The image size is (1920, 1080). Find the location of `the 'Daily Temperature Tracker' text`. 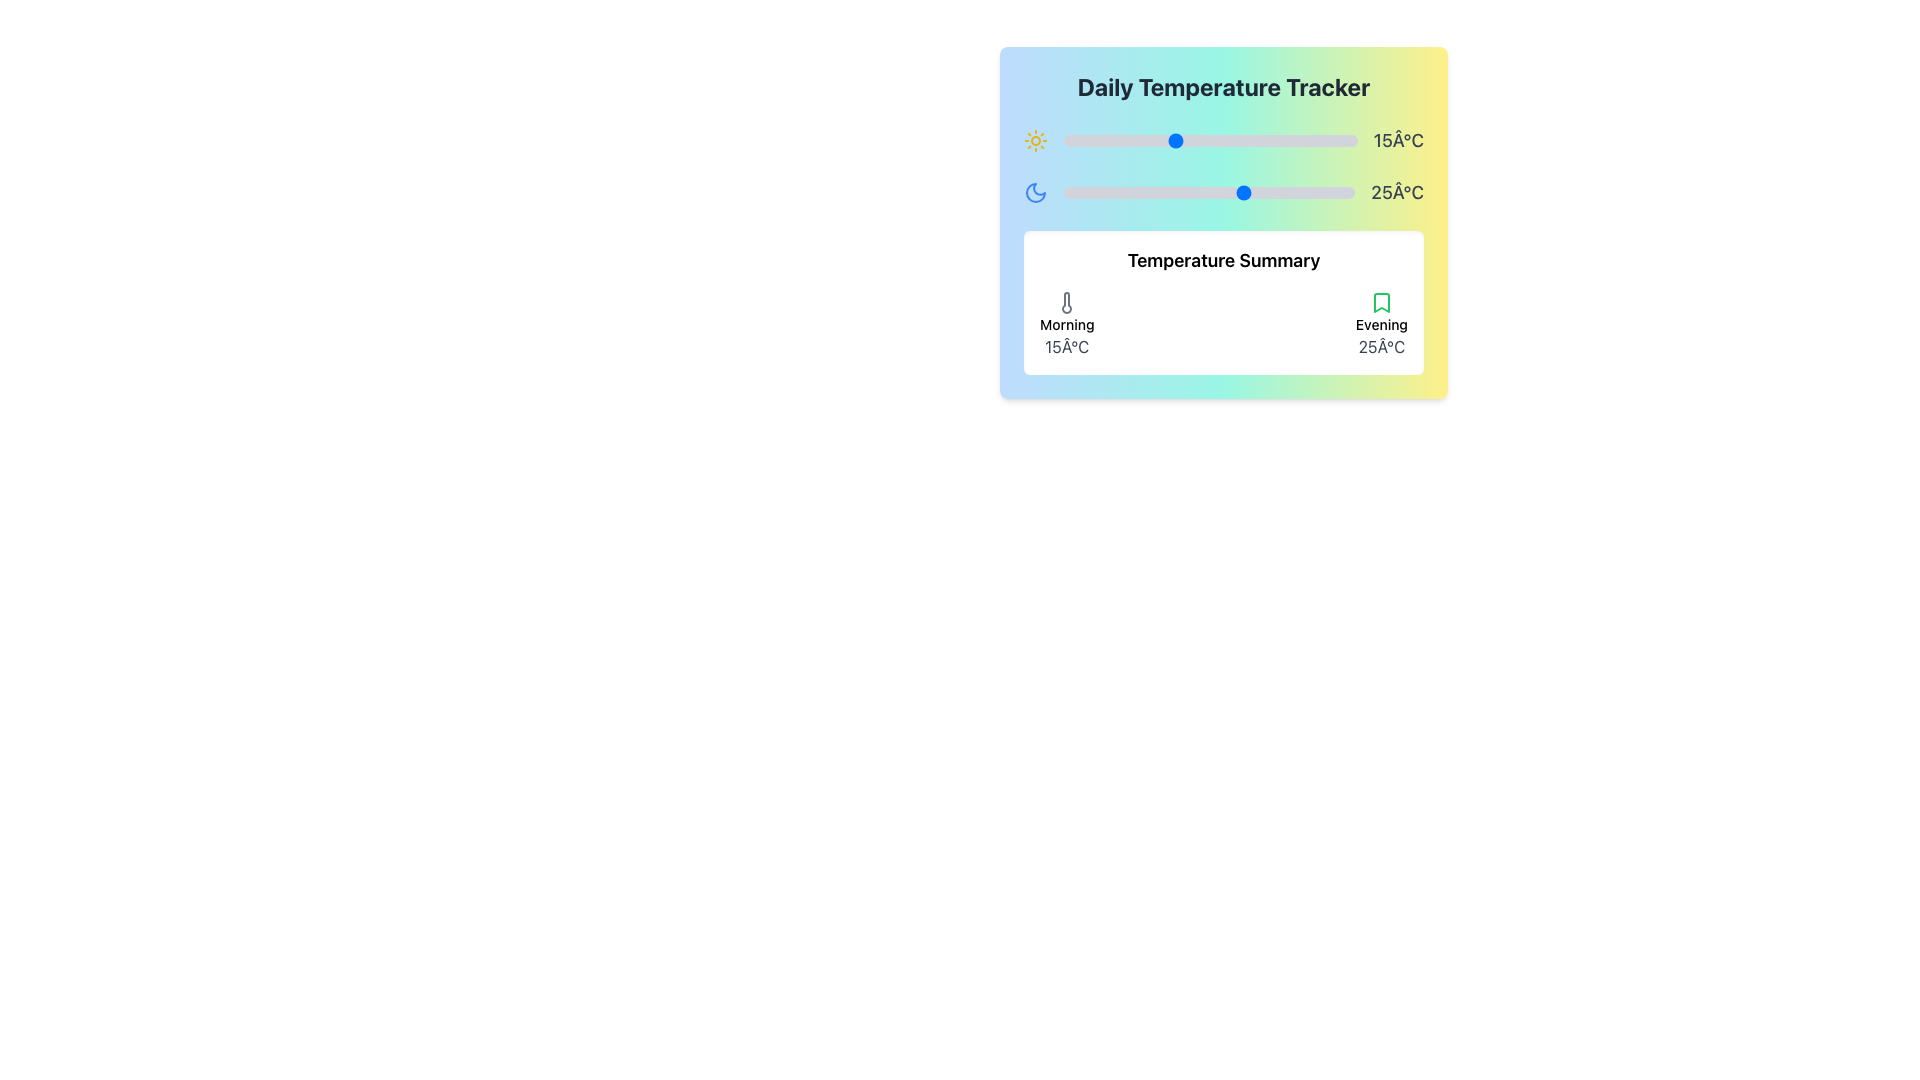

the 'Daily Temperature Tracker' text is located at coordinates (1223, 86).